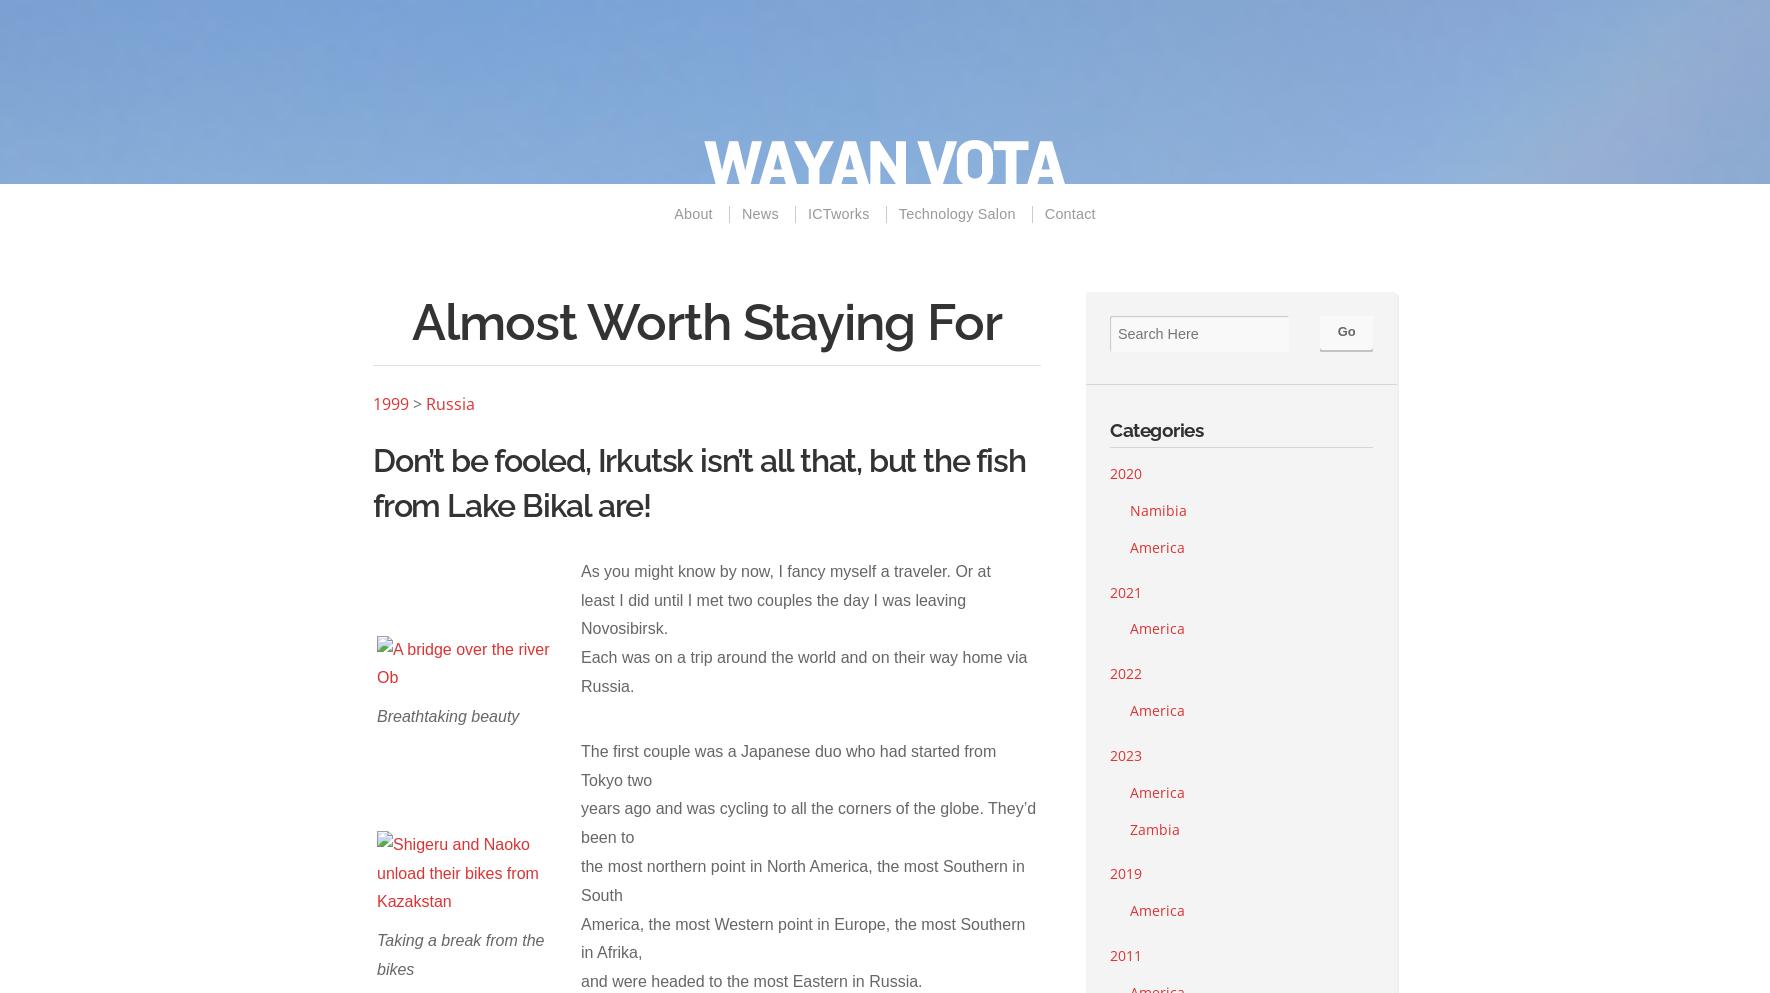 This screenshot has height=993, width=1770. I want to click on '2019', so click(1109, 872).